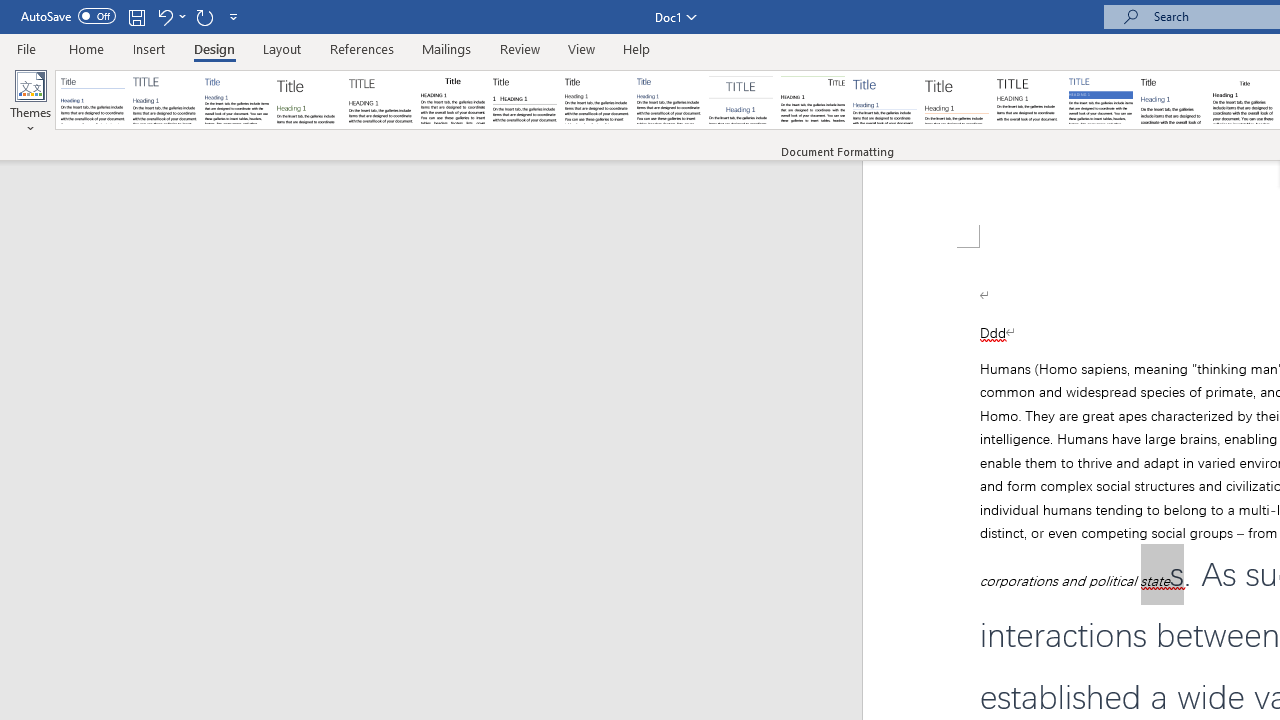 The image size is (1280, 720). I want to click on 'Undo Apply Quick Style Set', so click(164, 16).